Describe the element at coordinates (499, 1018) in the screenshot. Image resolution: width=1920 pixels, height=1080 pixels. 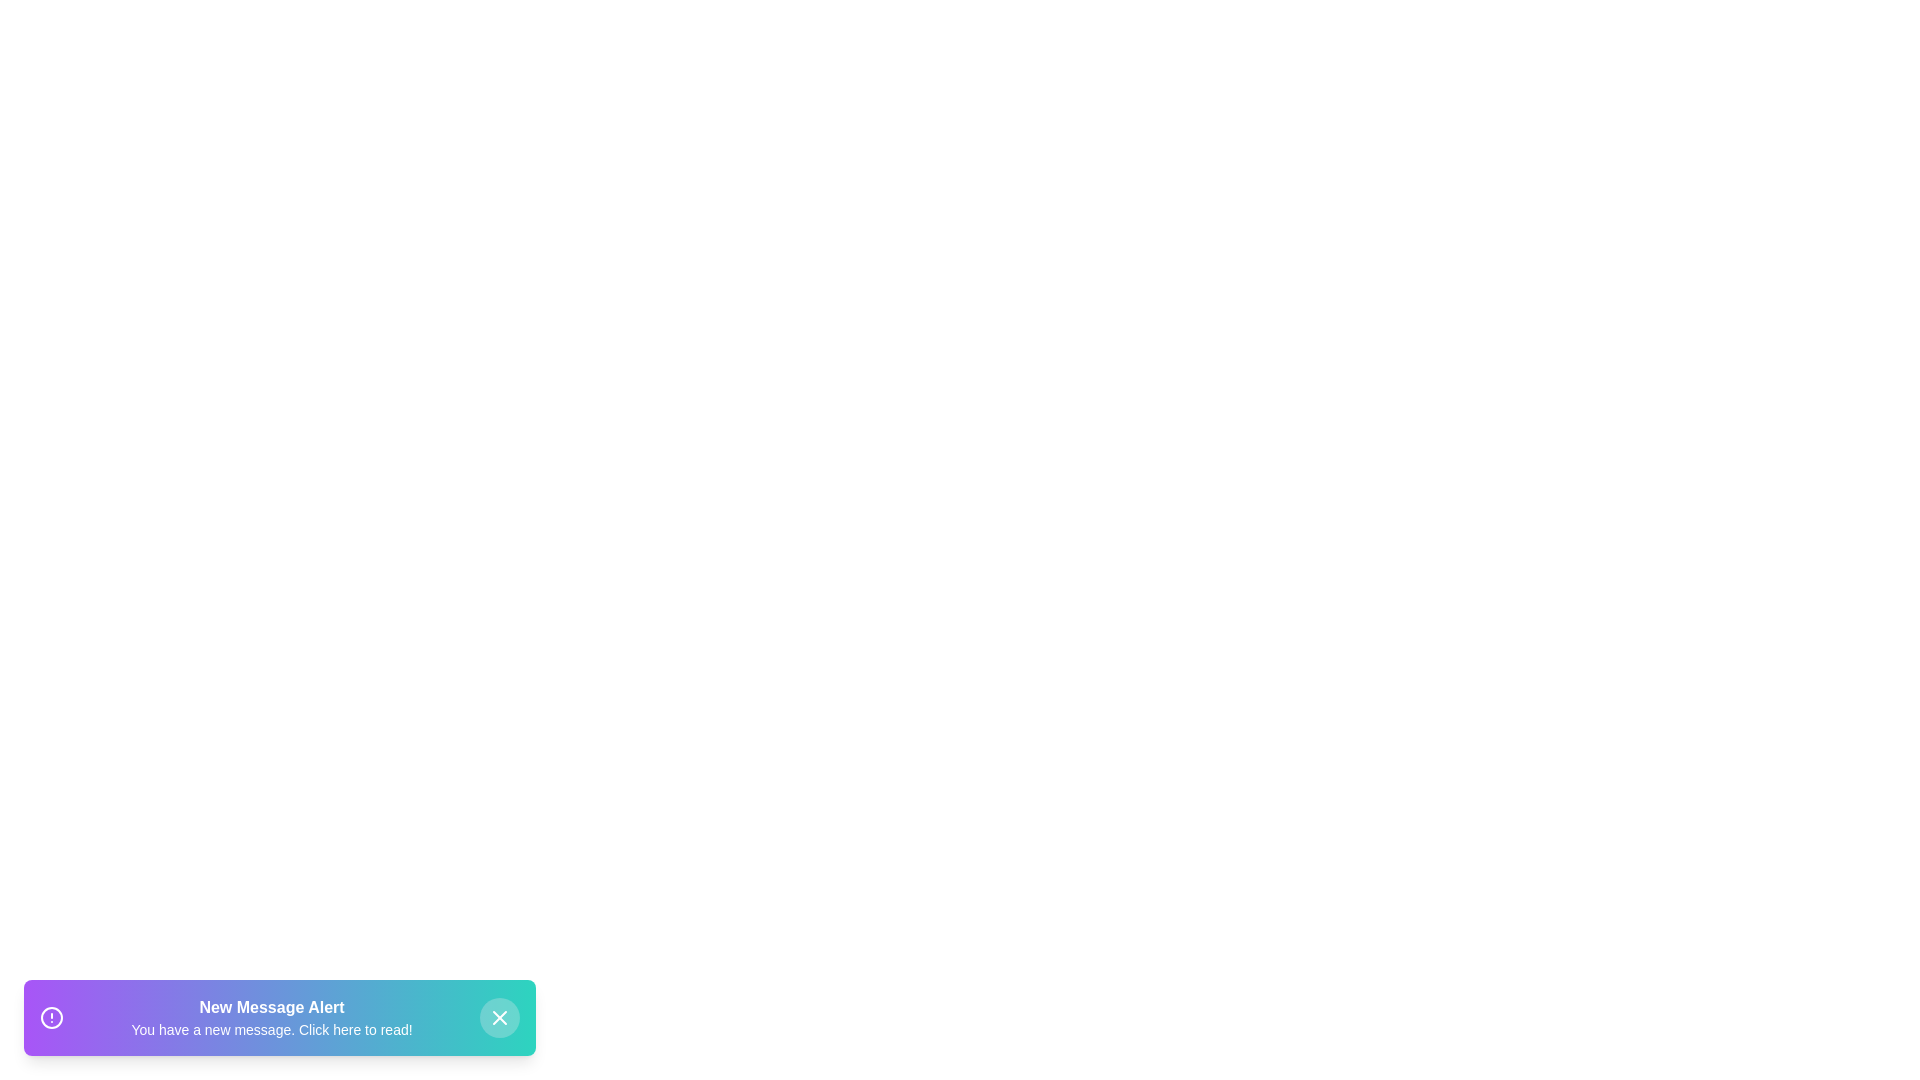
I see `the close button to dismiss the snackbar` at that location.